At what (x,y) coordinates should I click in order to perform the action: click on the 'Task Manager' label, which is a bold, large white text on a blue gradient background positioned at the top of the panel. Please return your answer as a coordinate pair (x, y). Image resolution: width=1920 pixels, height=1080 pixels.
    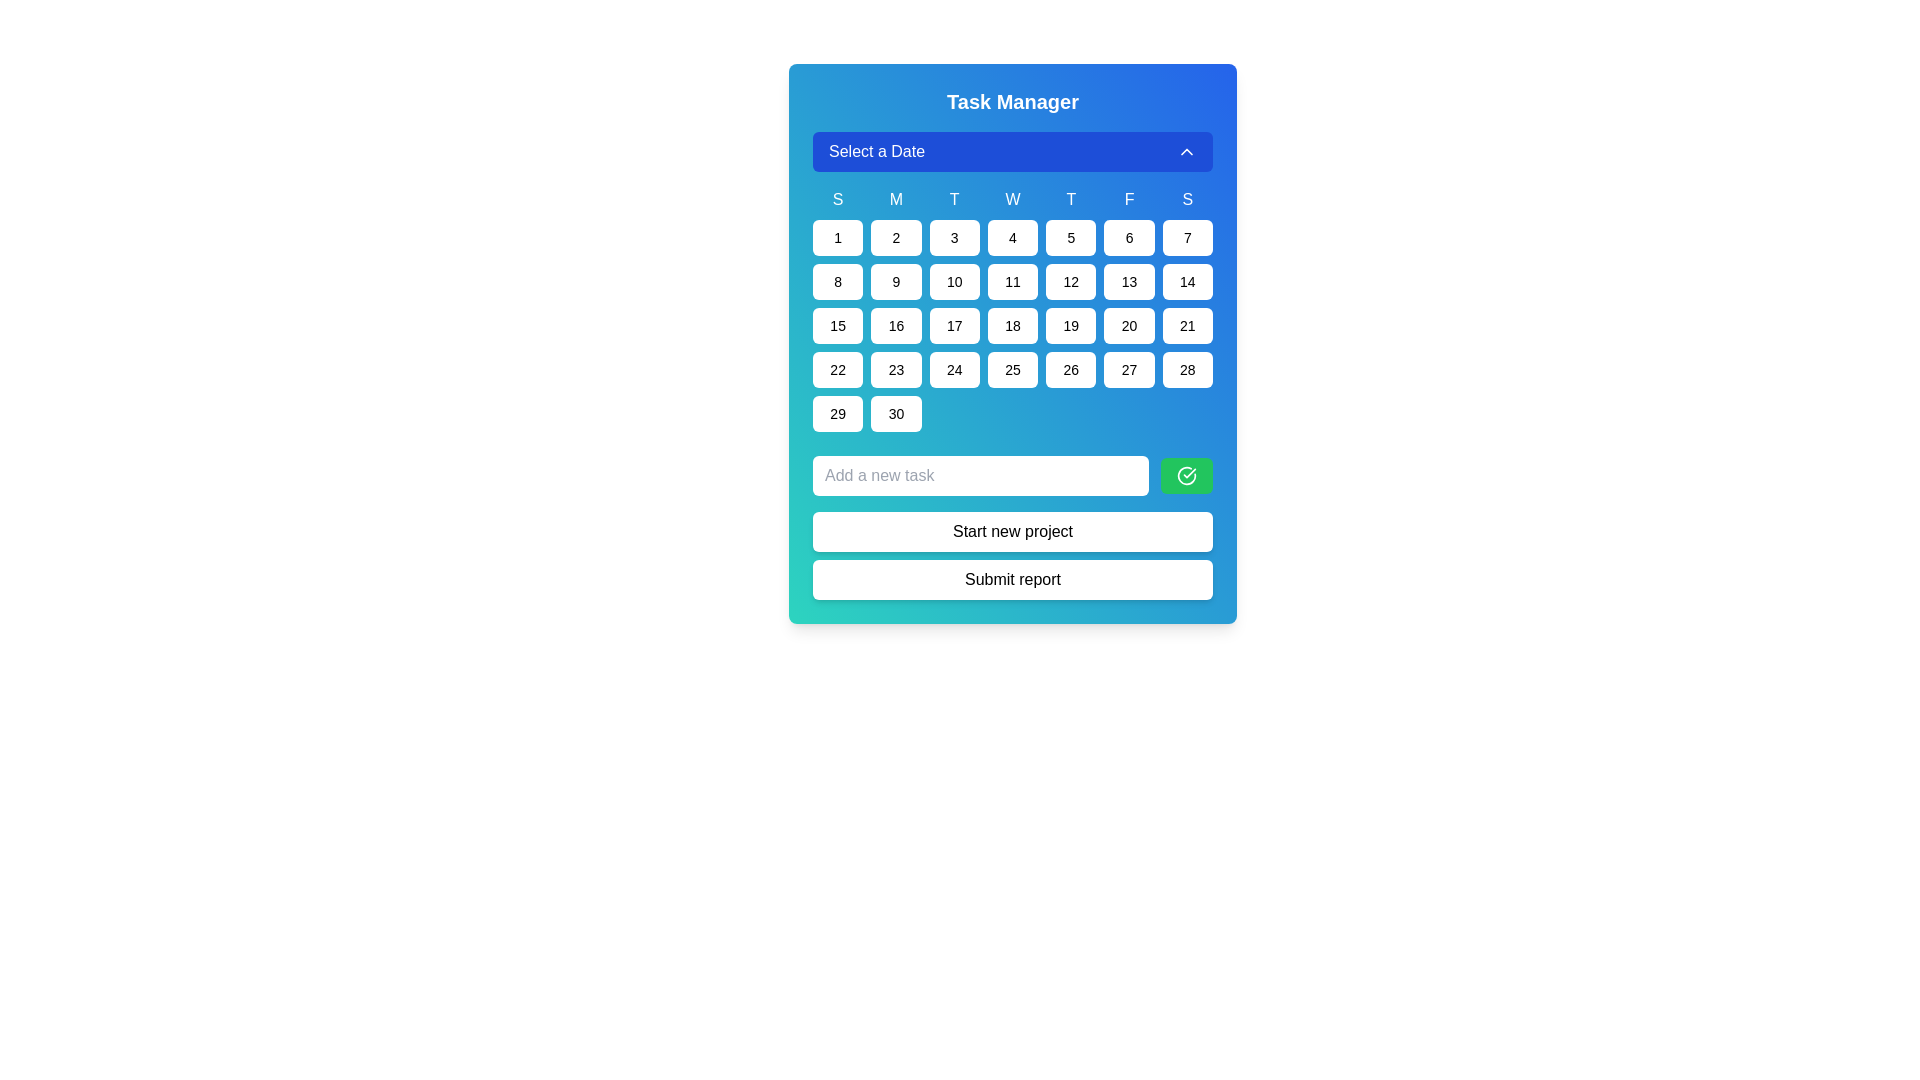
    Looking at the image, I should click on (1012, 101).